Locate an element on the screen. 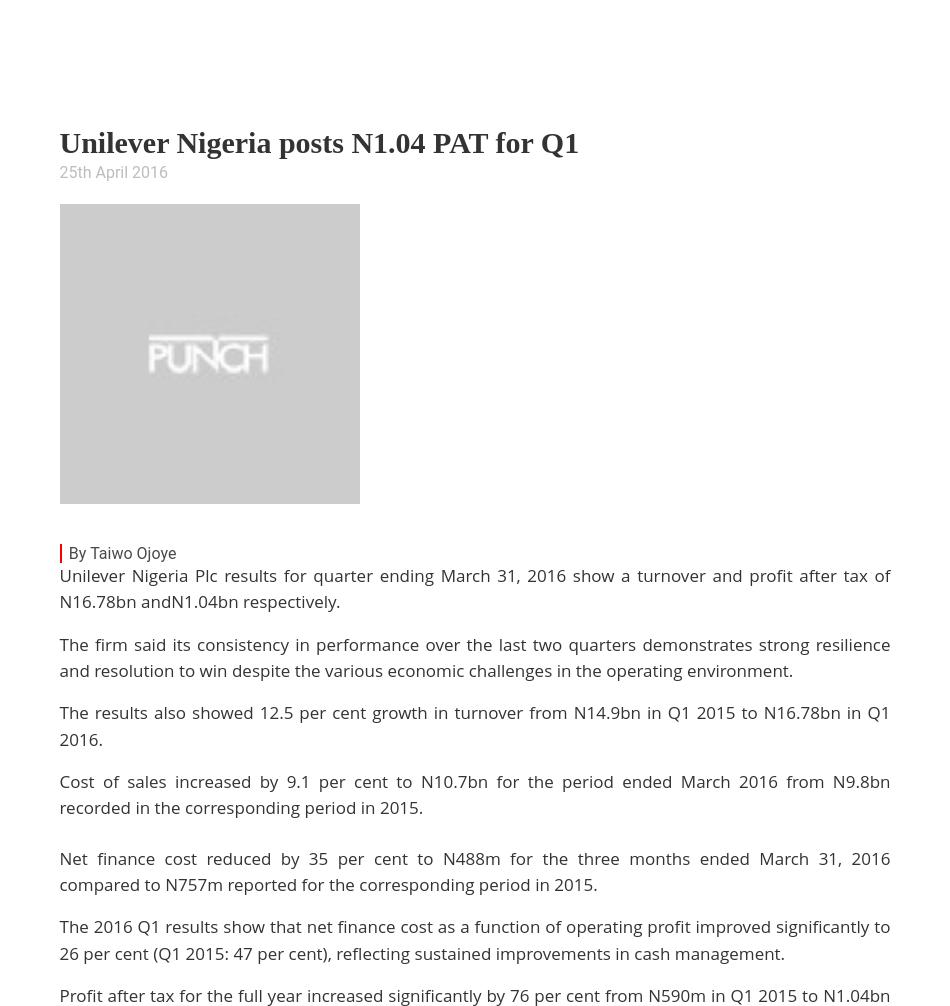 The height and width of the screenshot is (1006, 950). '$51bn foreign debt: FG rues  dwindling revenue, Reps condemn needless loans, contracts' is located at coordinates (422, 907).